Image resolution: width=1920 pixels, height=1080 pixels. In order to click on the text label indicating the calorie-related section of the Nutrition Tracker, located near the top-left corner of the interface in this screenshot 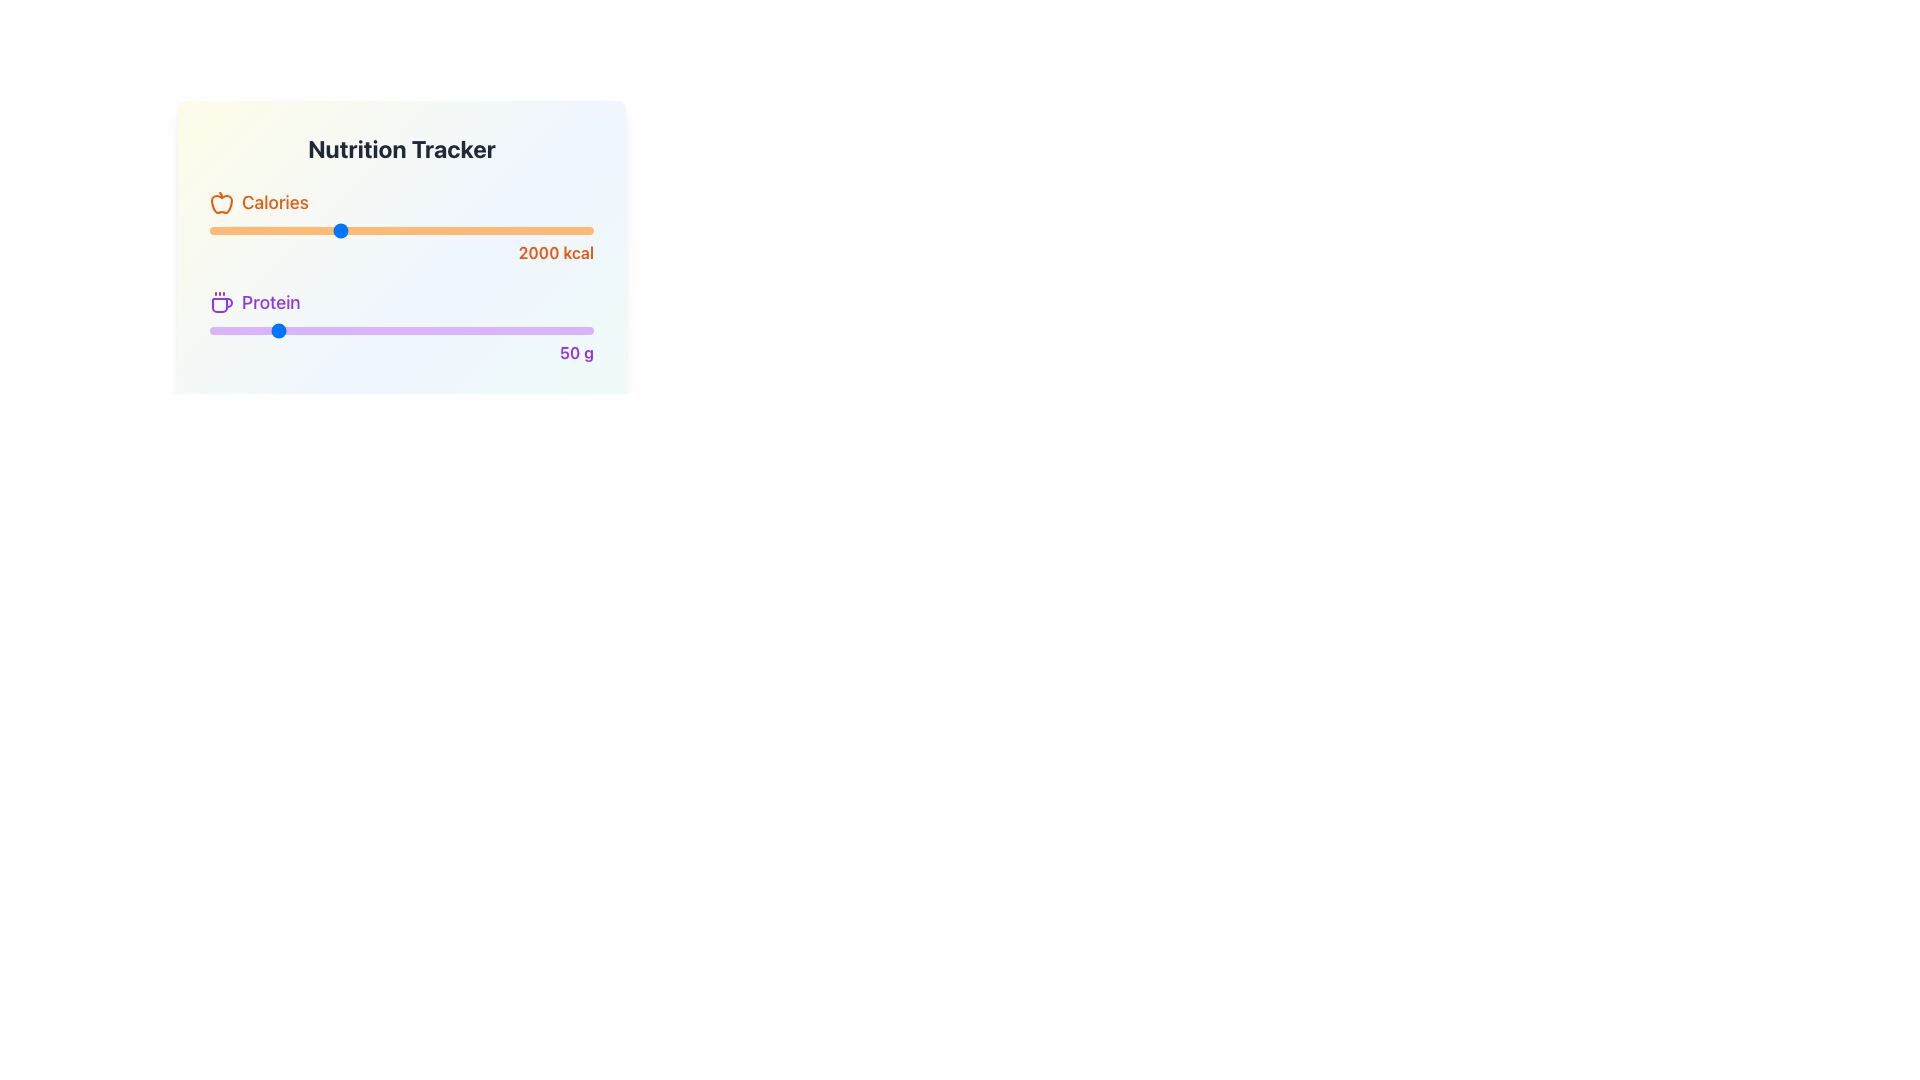, I will do `click(274, 203)`.